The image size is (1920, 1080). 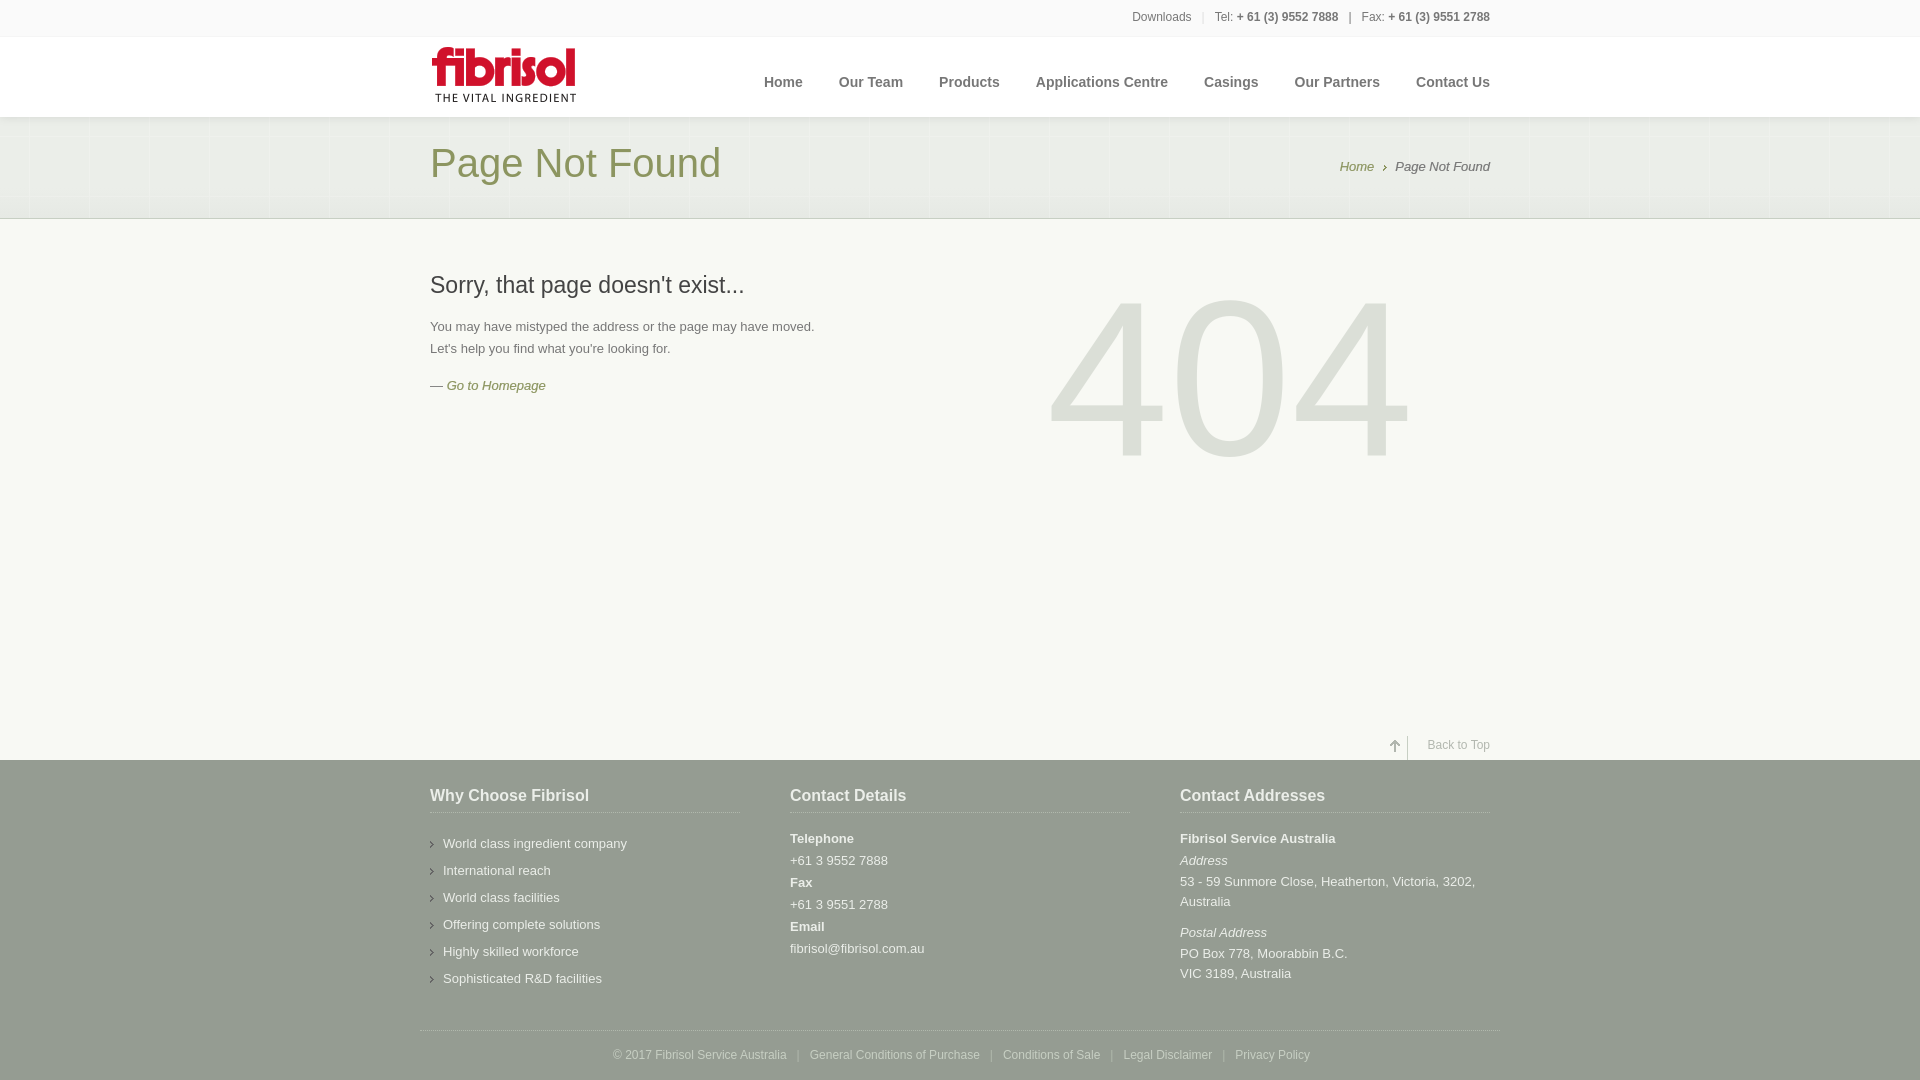 What do you see at coordinates (870, 92) in the screenshot?
I see `'Our Team'` at bounding box center [870, 92].